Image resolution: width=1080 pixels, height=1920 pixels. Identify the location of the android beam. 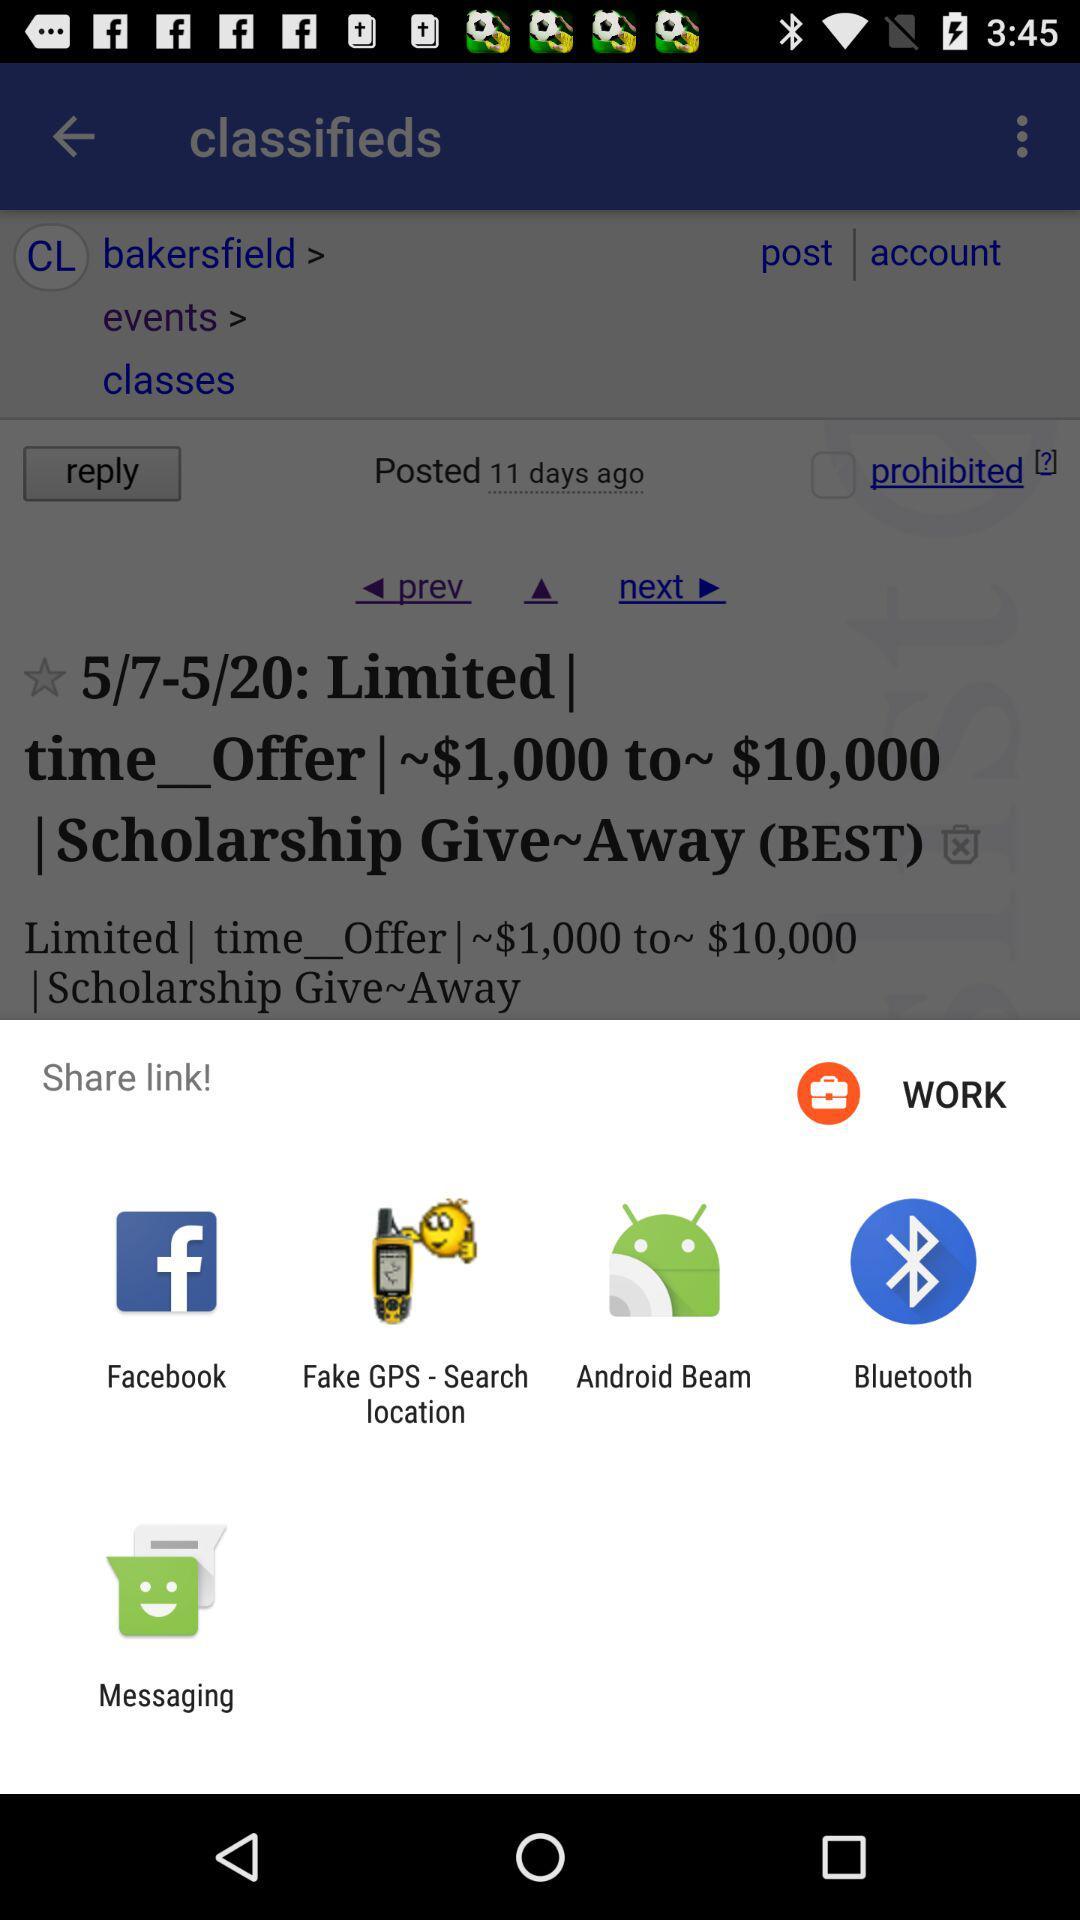
(664, 1392).